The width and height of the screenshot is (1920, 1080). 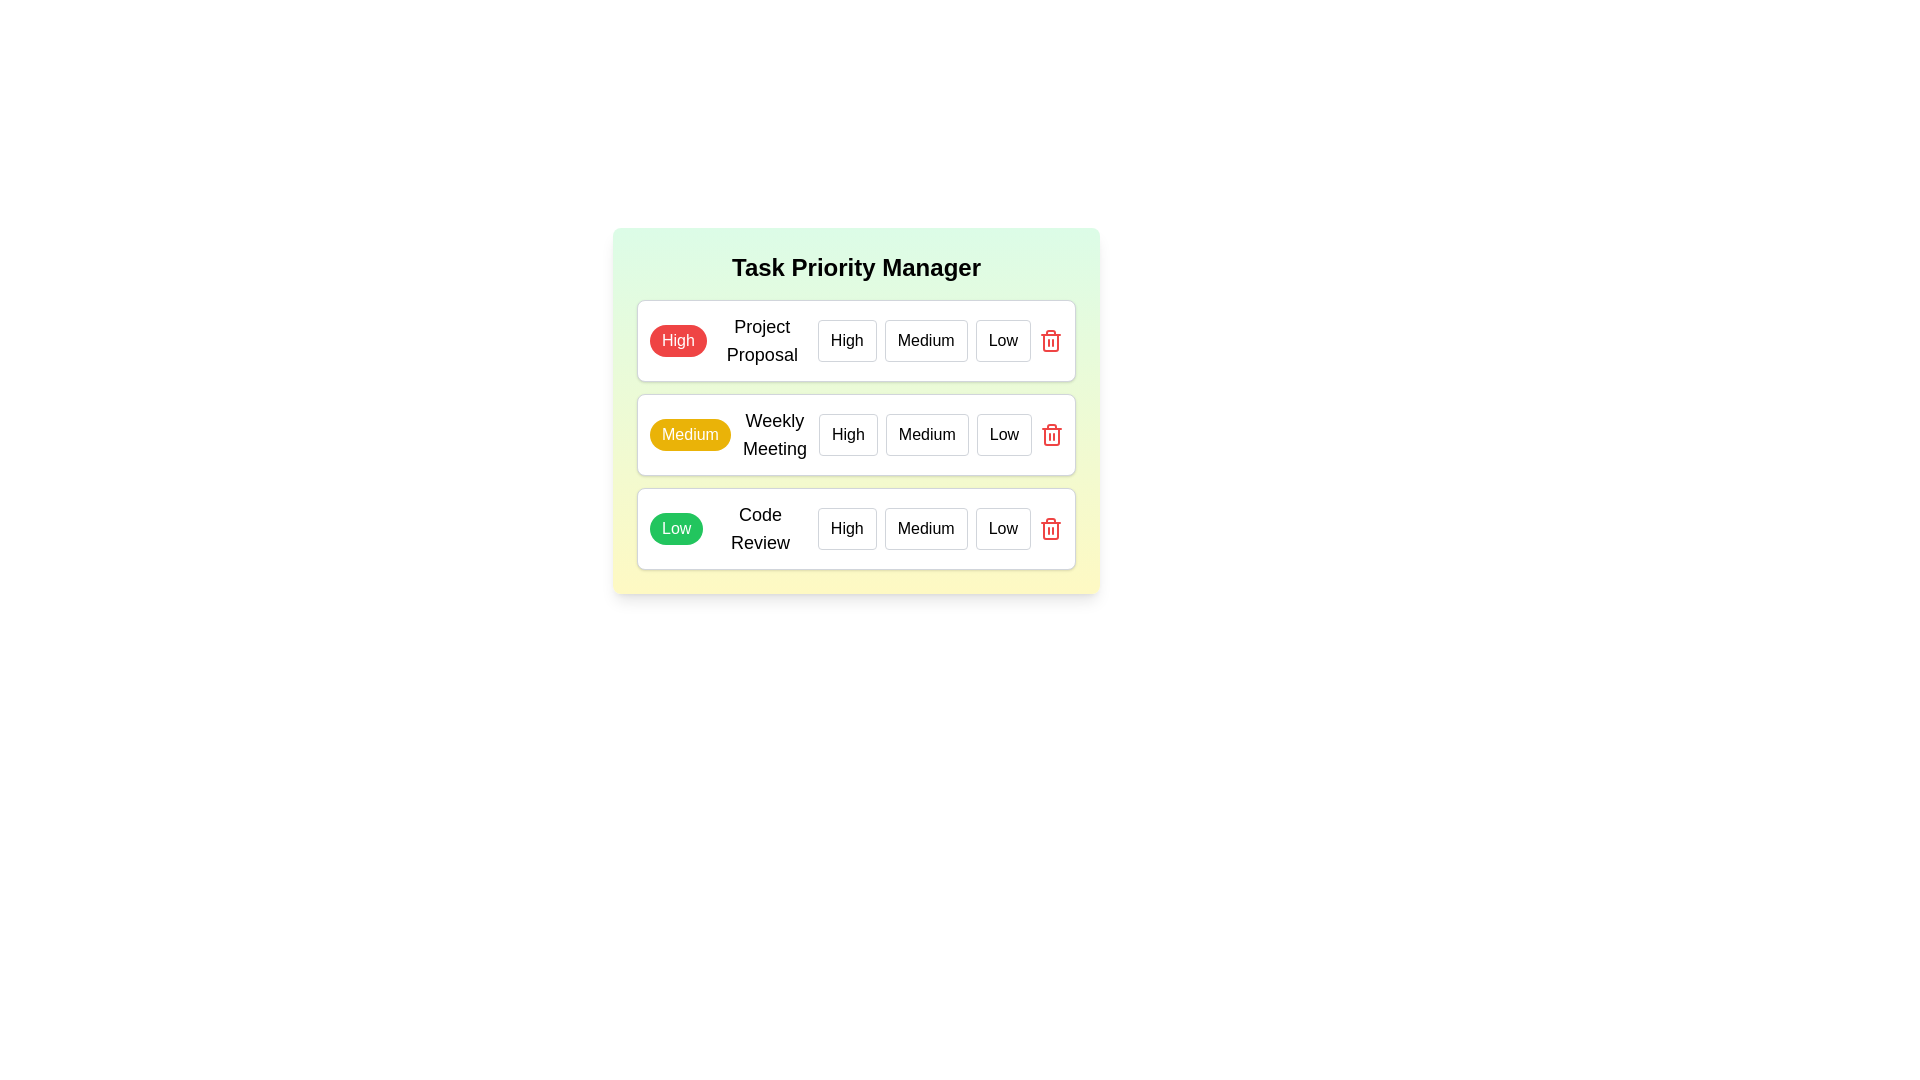 I want to click on the priority level Low for the task Code Review, so click(x=1003, y=527).